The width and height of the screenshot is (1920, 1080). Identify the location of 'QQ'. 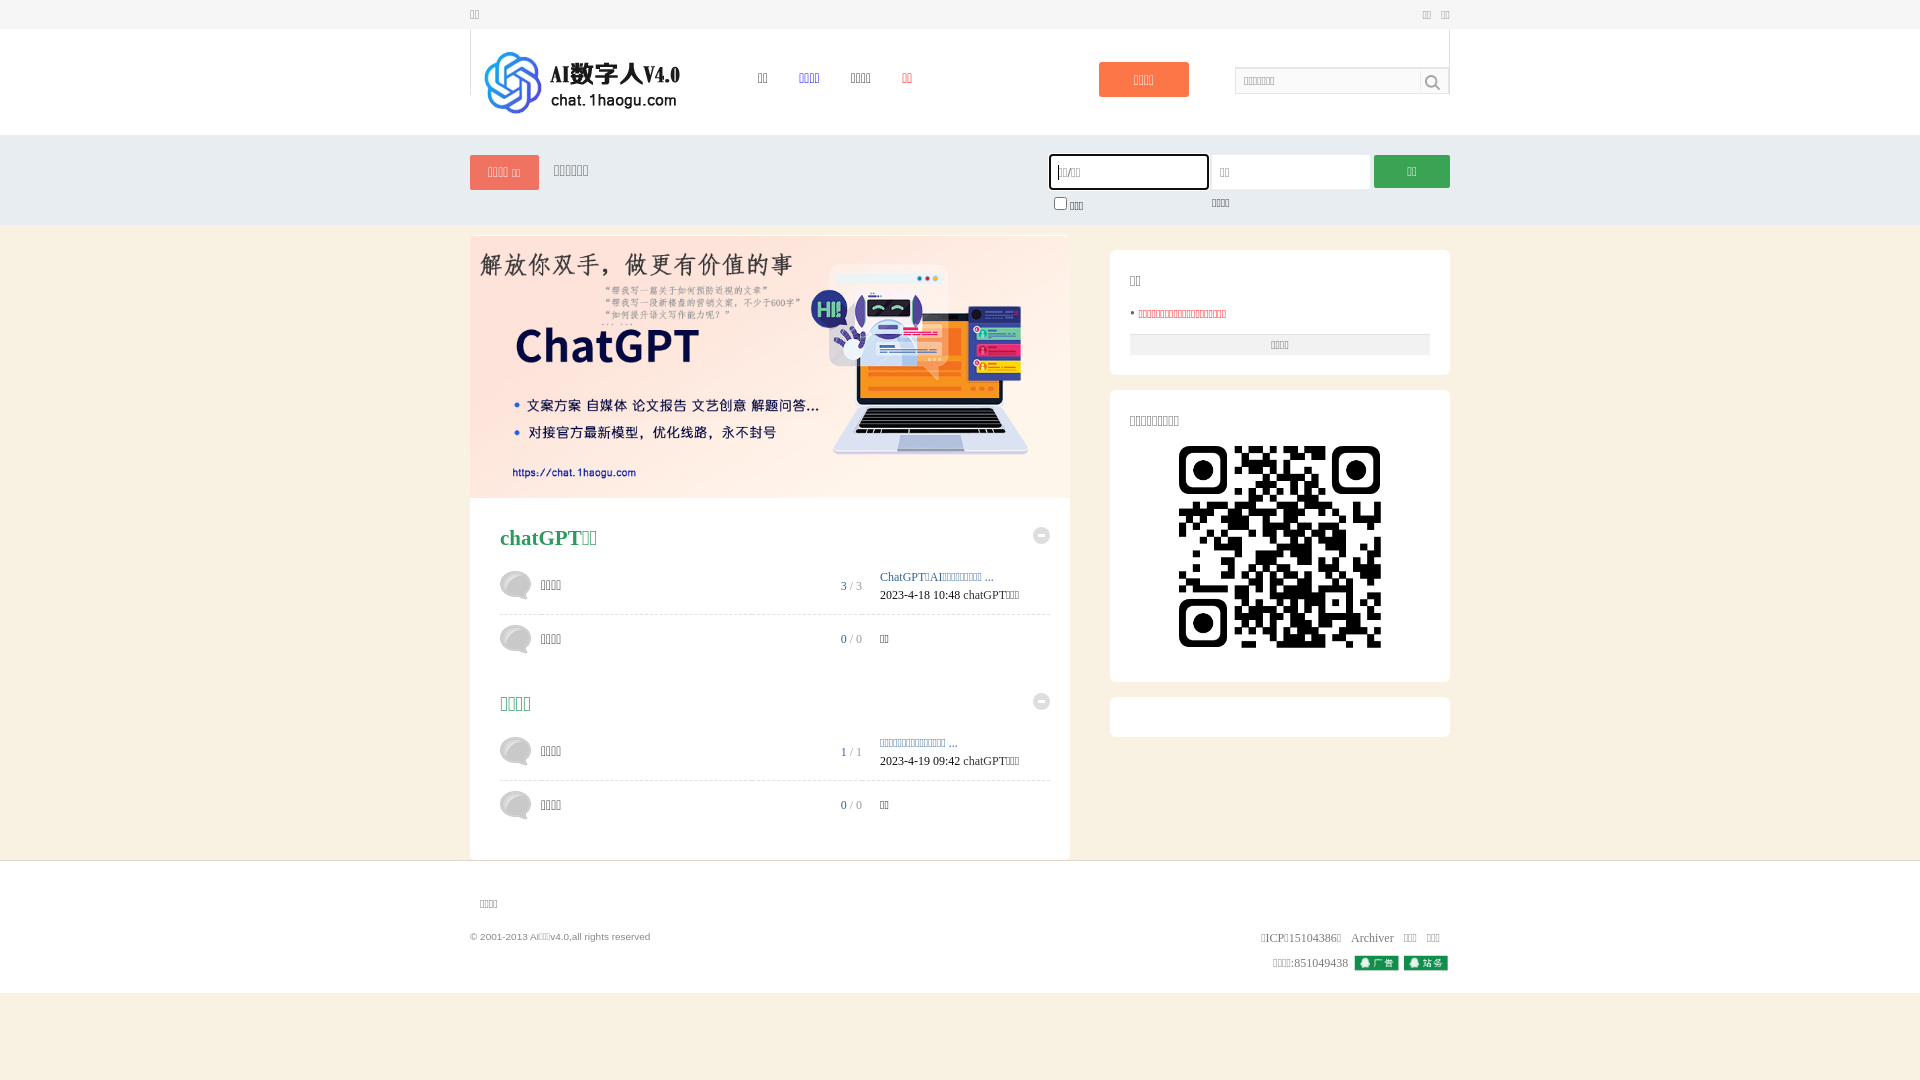
(1400, 962).